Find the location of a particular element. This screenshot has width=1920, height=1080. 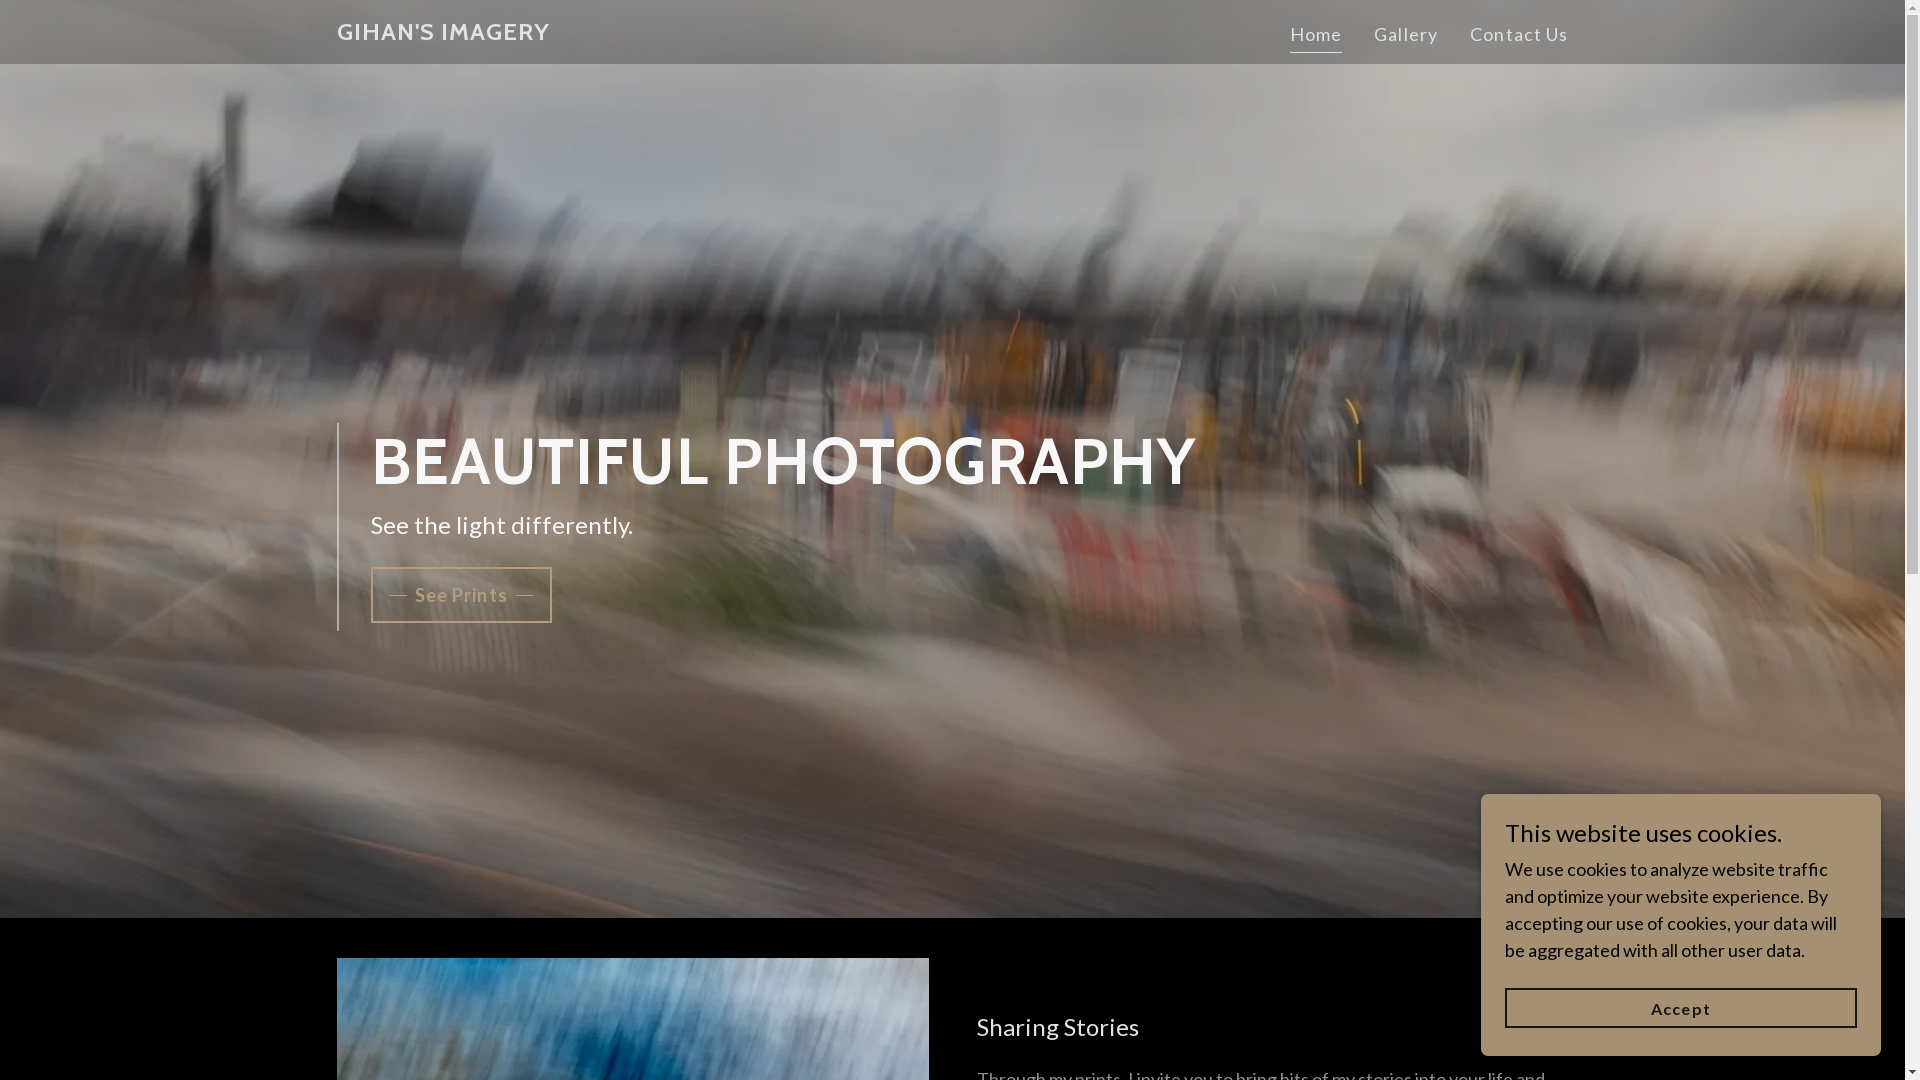

'Gallery' is located at coordinates (1405, 34).